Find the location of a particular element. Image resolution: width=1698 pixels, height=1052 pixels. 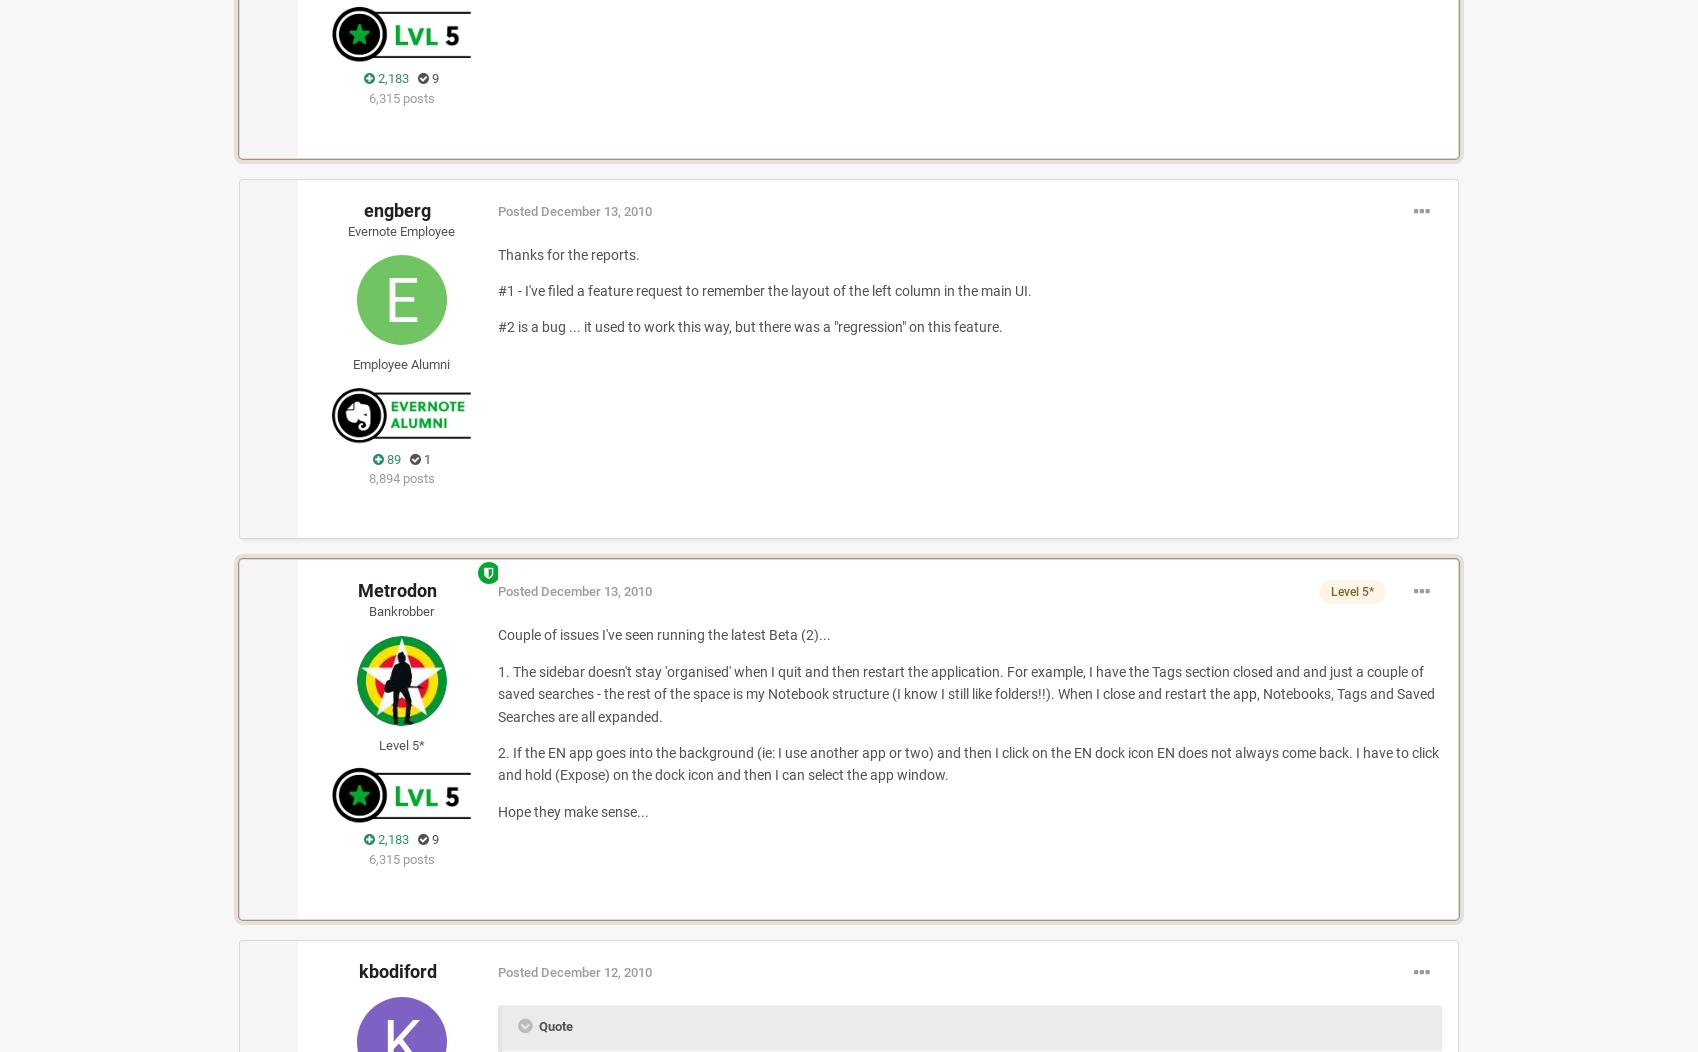

'Metrodon' is located at coordinates (397, 589).